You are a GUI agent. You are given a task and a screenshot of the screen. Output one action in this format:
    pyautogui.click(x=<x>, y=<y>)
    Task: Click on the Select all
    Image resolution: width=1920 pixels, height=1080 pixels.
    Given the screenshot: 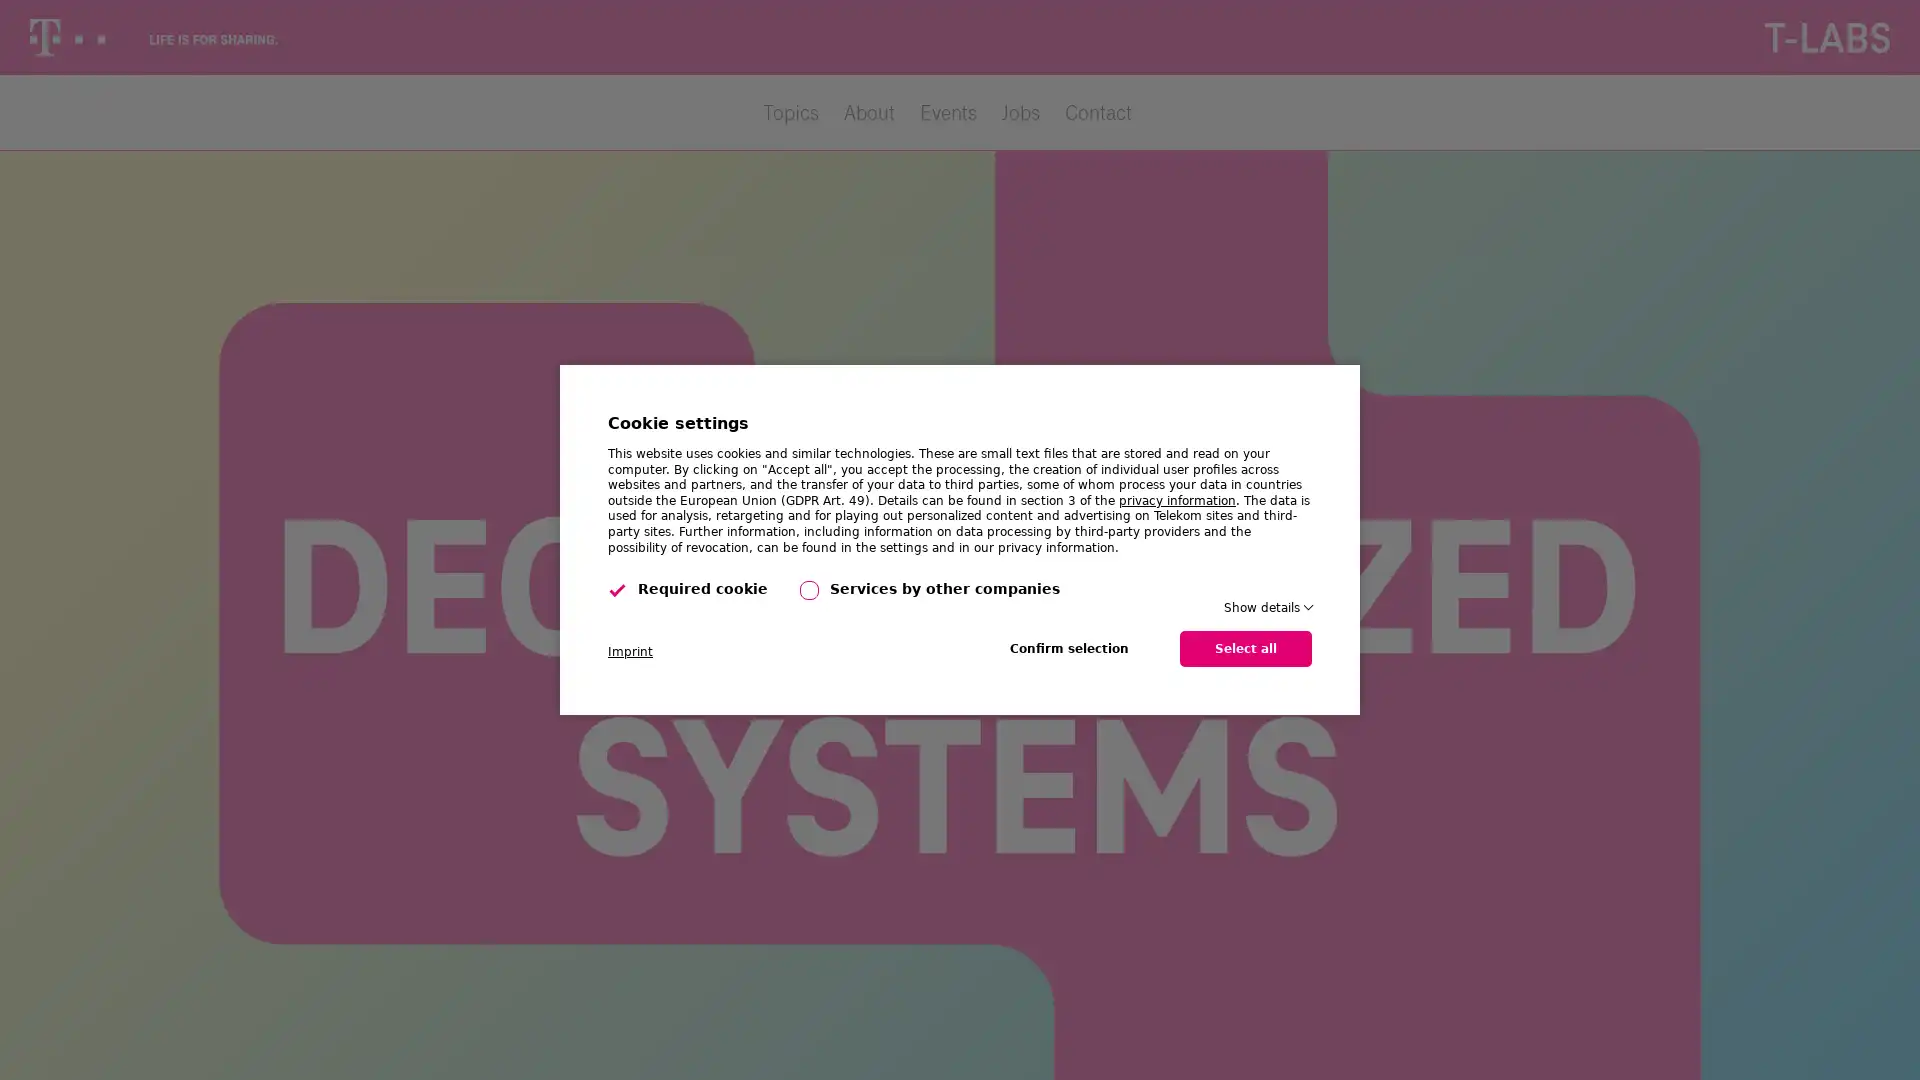 What is the action you would take?
    pyautogui.click(x=1245, y=648)
    